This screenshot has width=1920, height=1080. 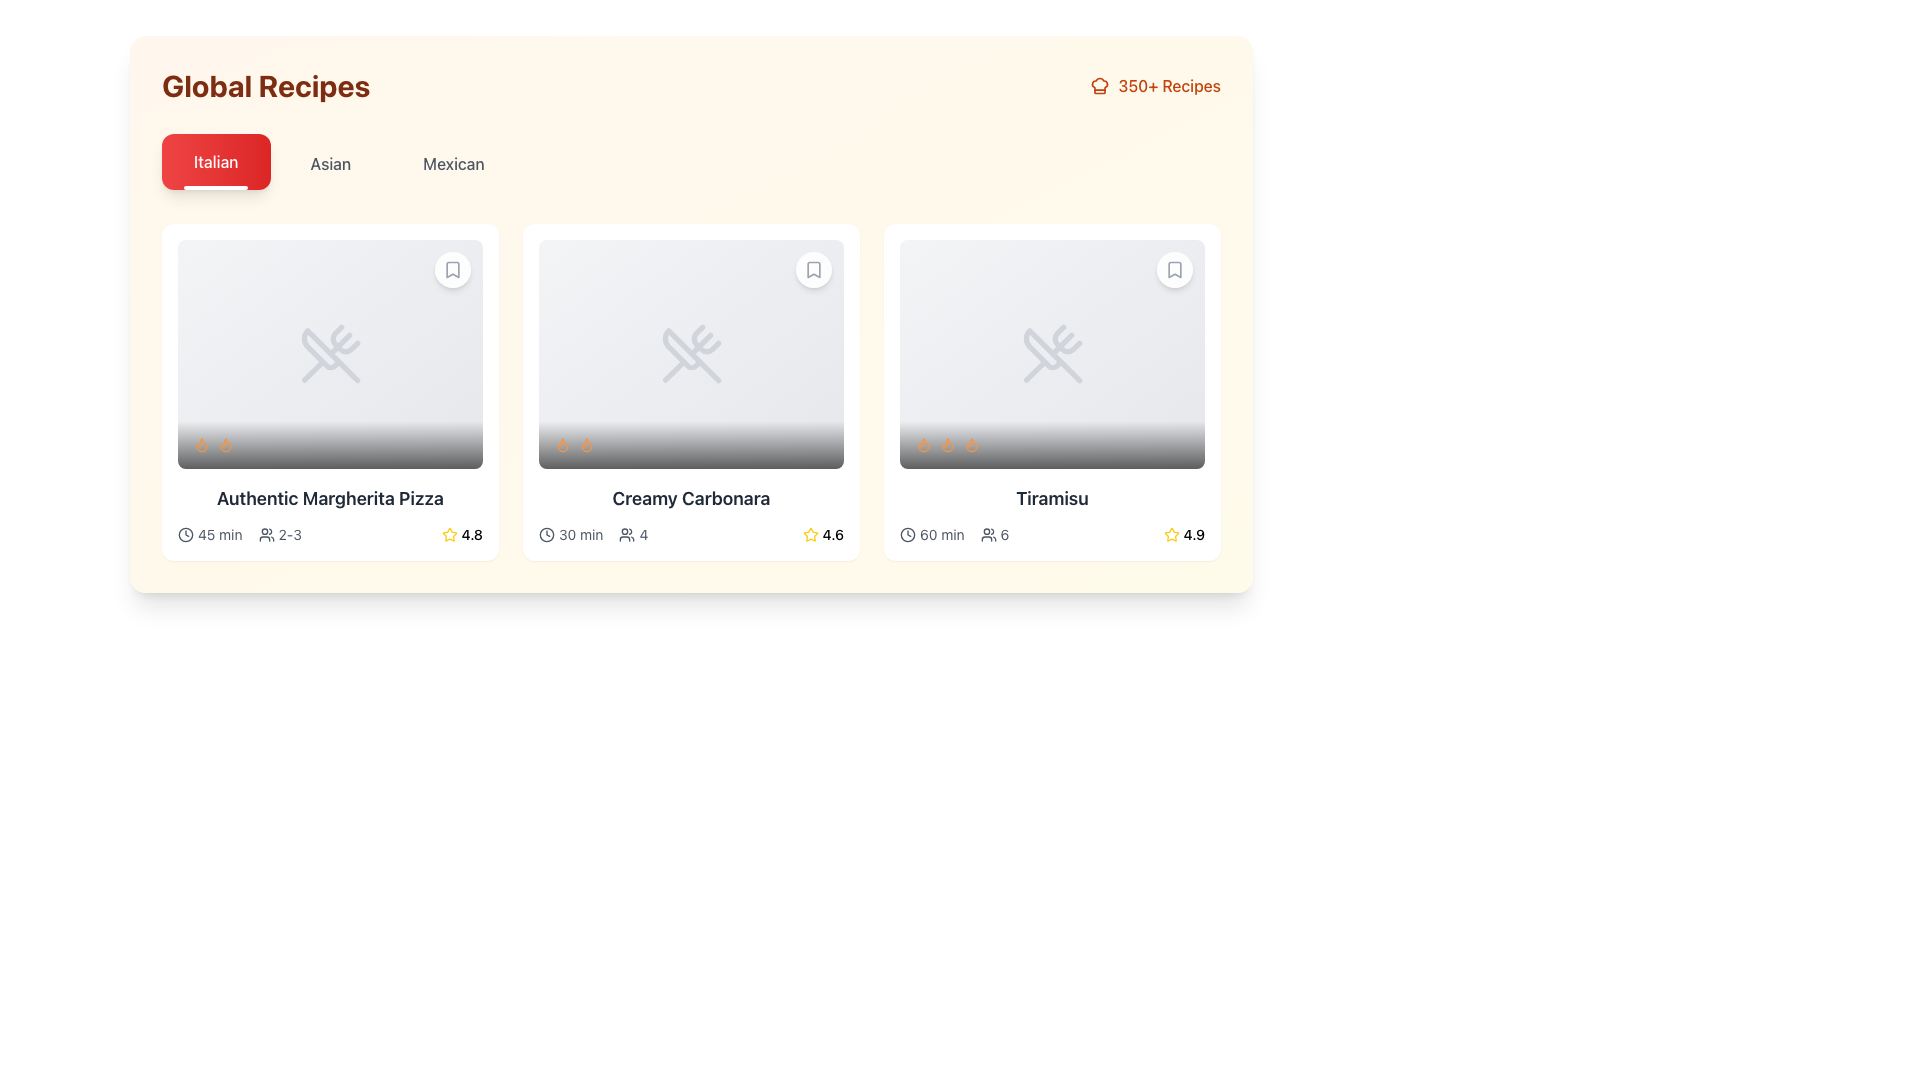 I want to click on informational header element displaying '350+ Recipes' in bold orange font, which is located in the top-right corner of the 'Global Recipes' section, so click(x=1155, y=84).